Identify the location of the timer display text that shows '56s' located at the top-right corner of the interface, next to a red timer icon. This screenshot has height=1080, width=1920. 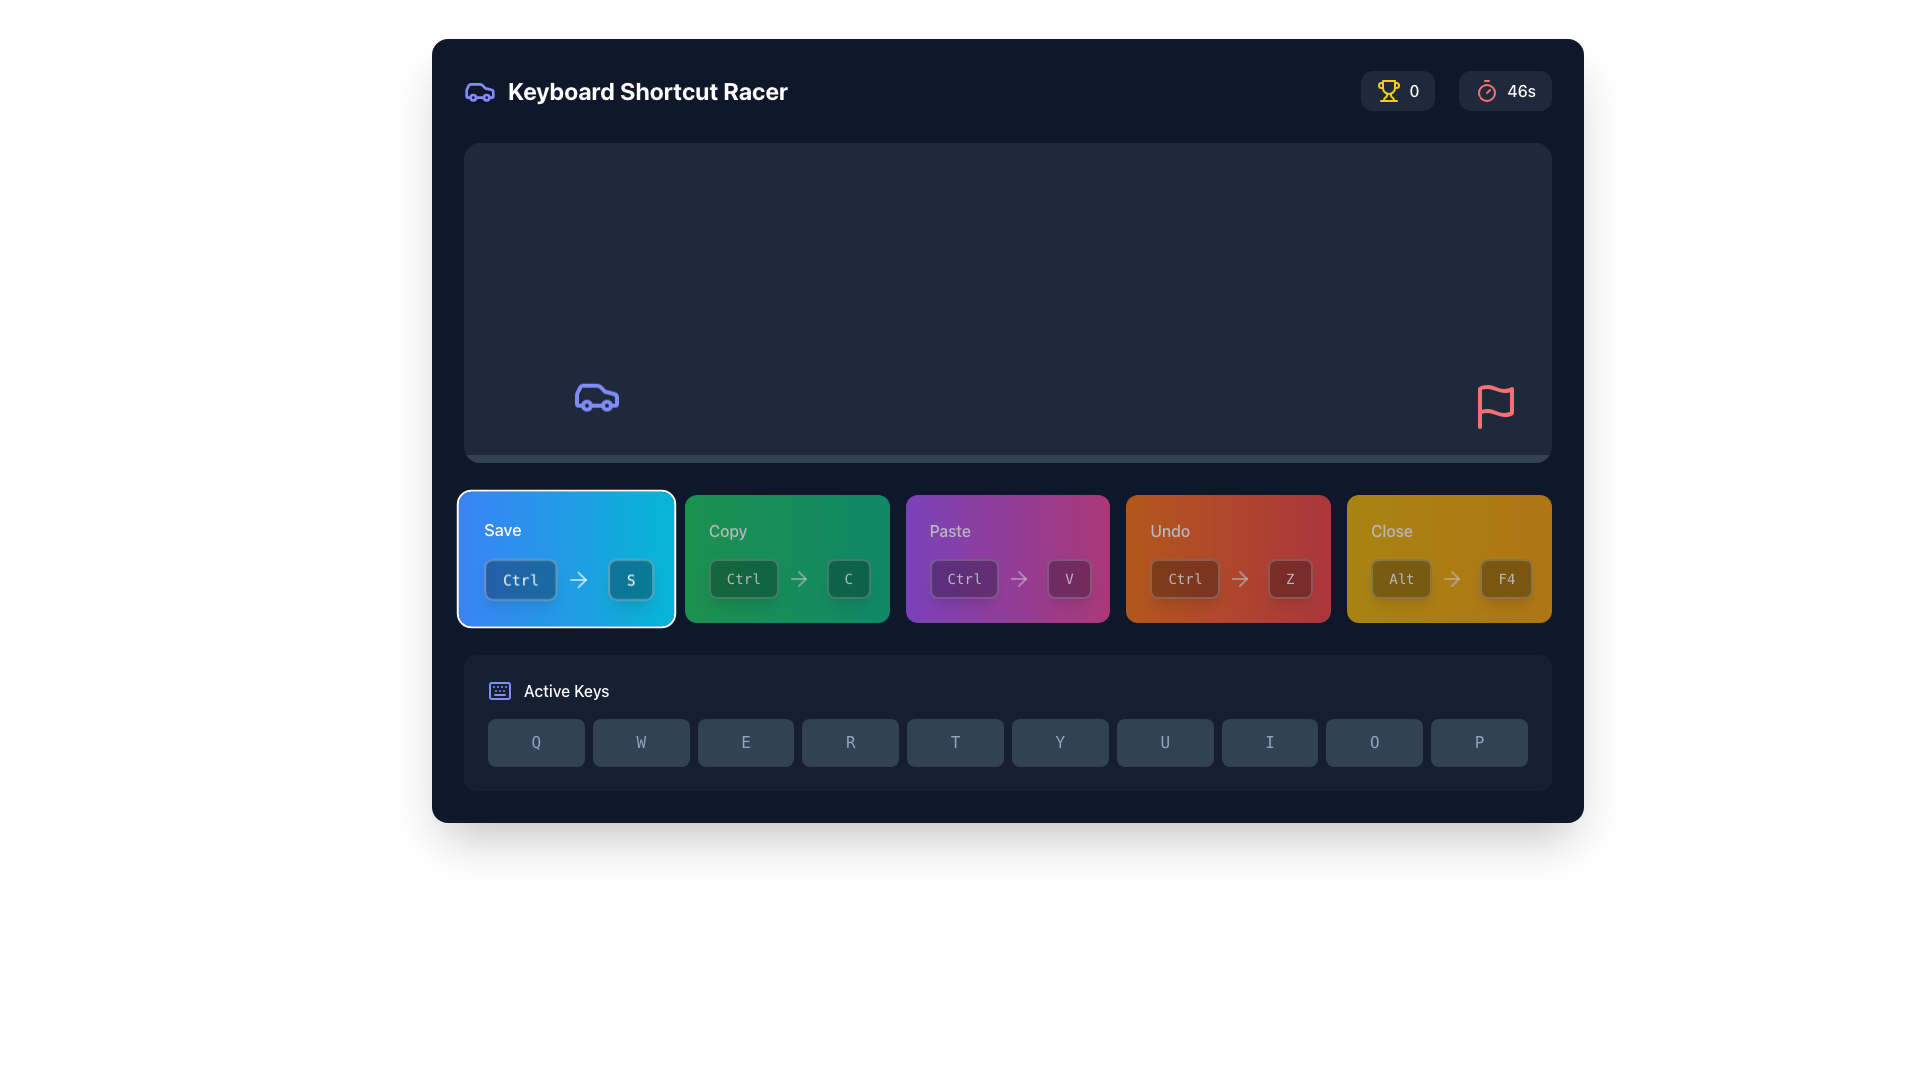
(1520, 91).